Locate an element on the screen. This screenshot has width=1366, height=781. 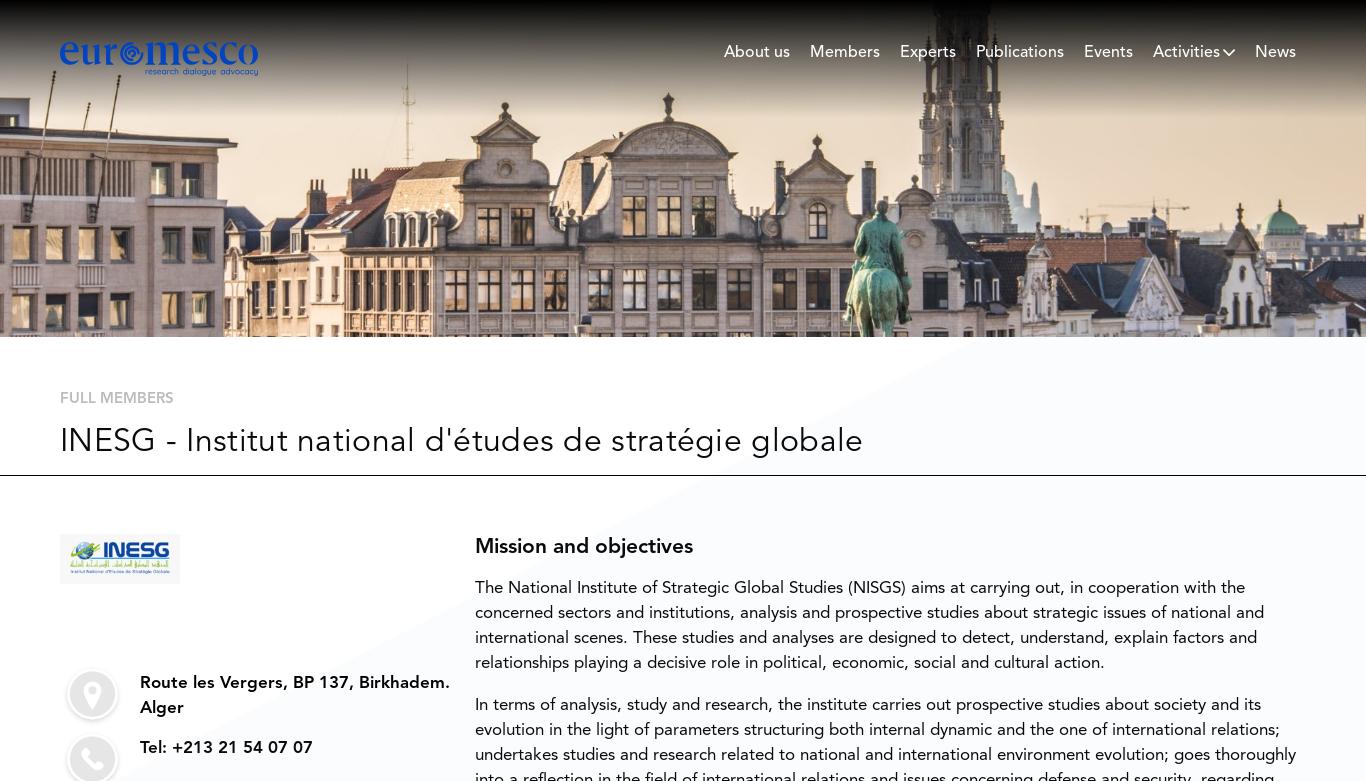
'The National Institute of Strategic Global Studies (NISGS) aims at carrying out, in cooperation with the concerned sectors and institutions, analysis and prospective studies about strategic issues of national and international scenes. These studies and analyses are designed to detect, understand, explain factors and relationships playing a decisive role in political, economic, social and cultural action.' is located at coordinates (868, 625).